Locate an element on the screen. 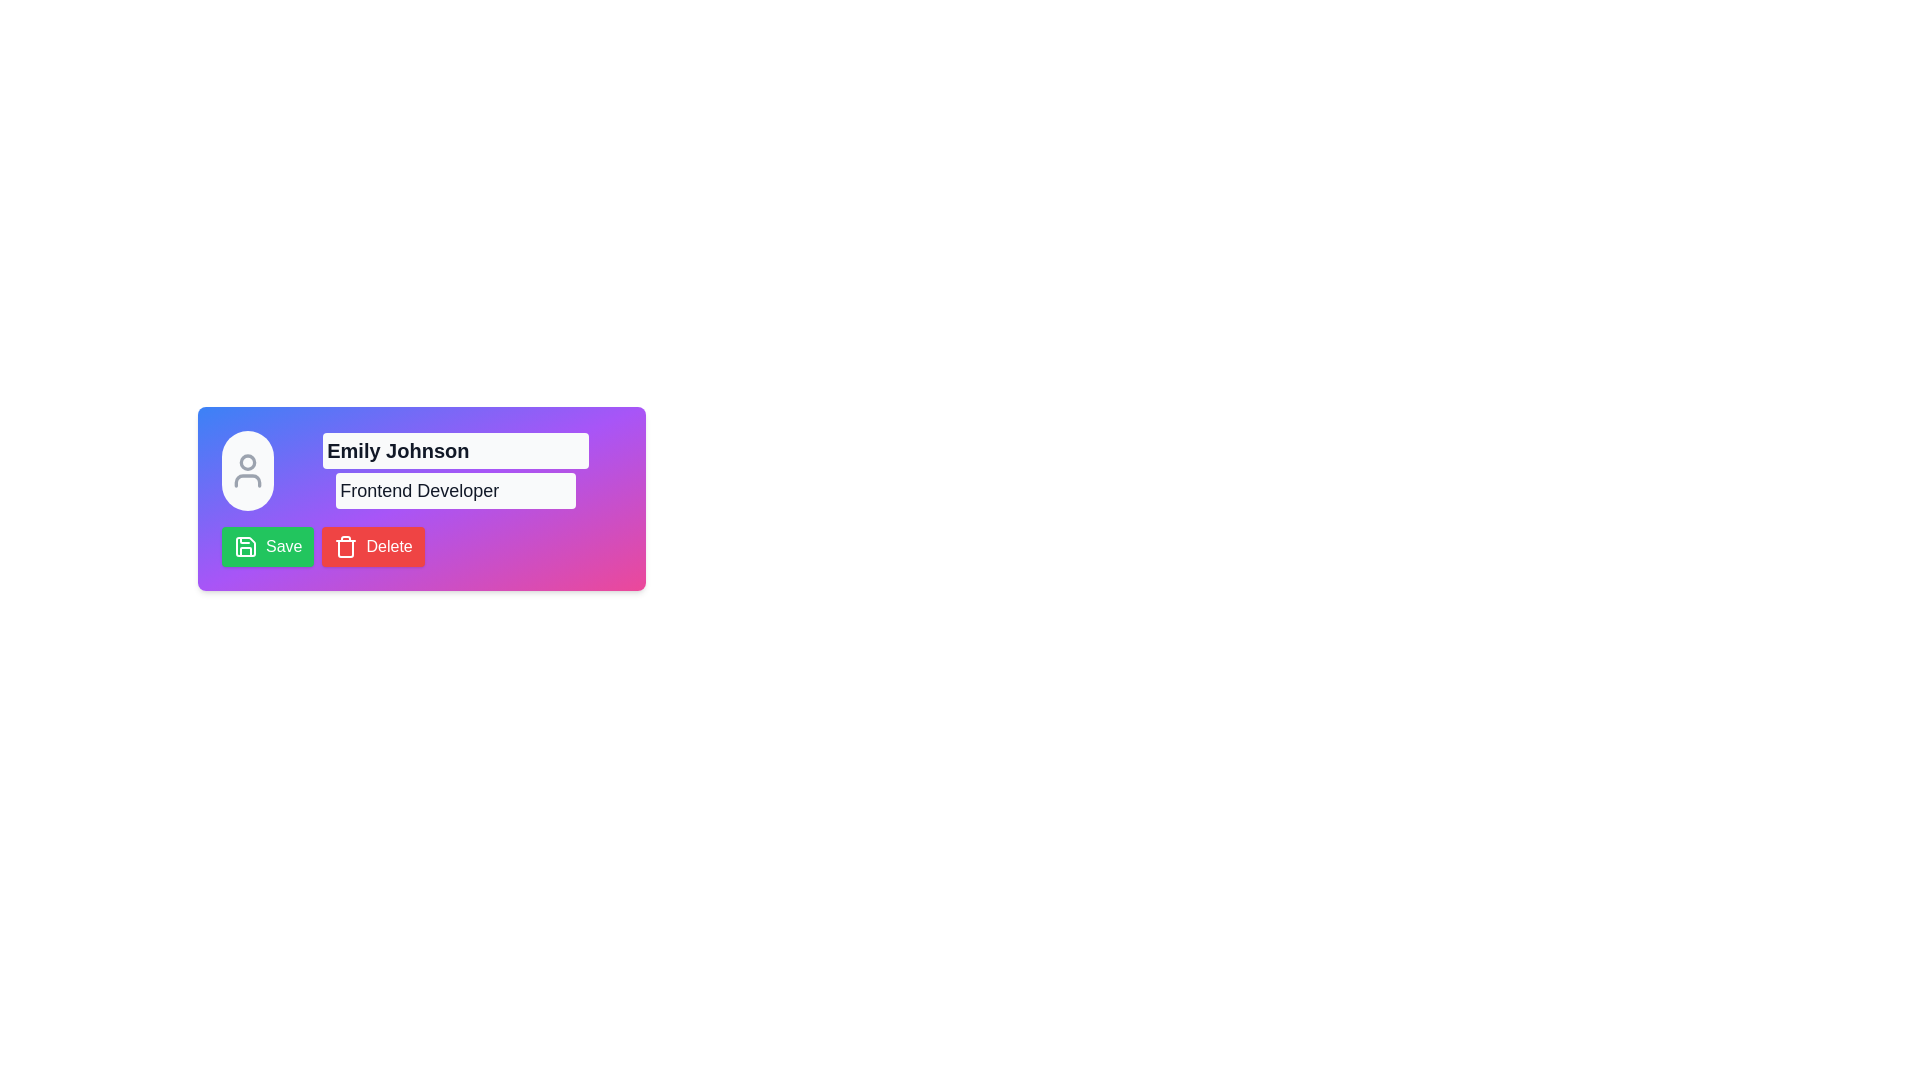  the green 'Save' button with a save icon is located at coordinates (267, 547).